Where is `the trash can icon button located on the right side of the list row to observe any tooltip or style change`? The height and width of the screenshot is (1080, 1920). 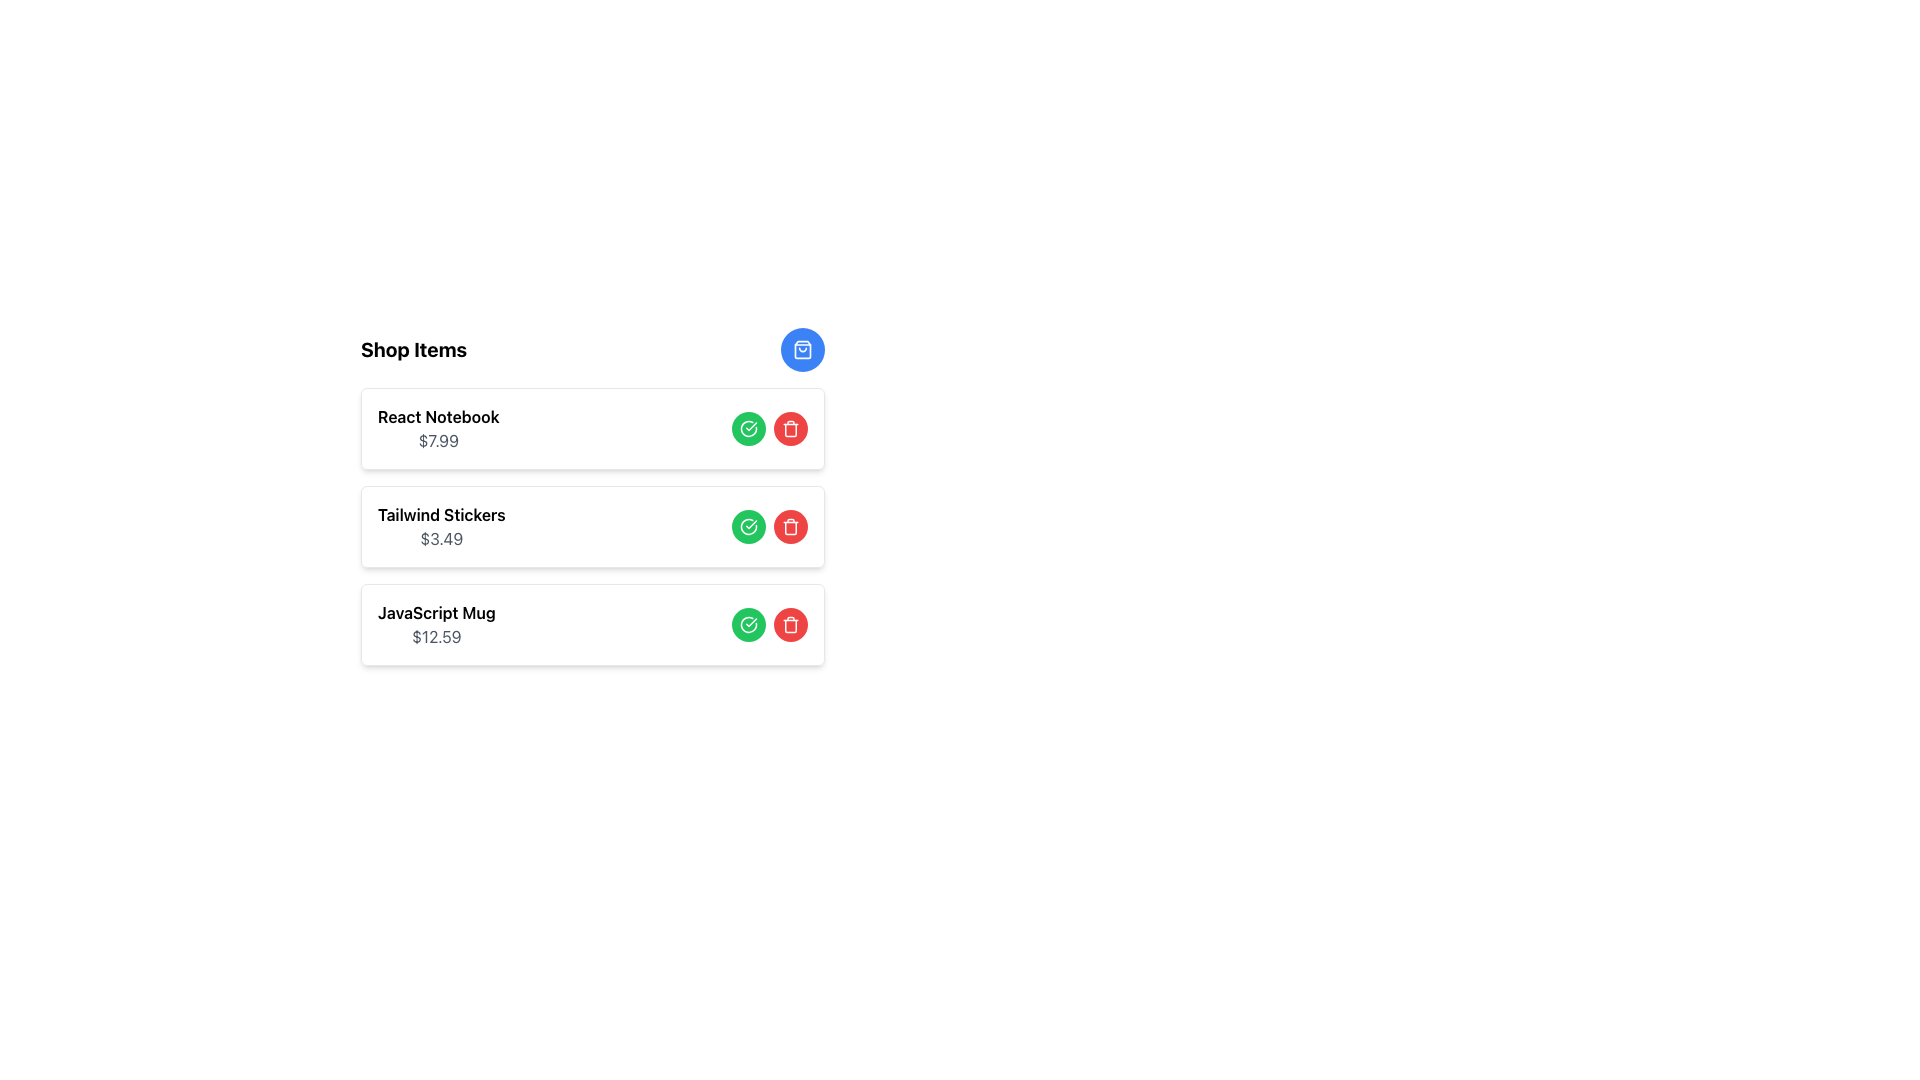 the trash can icon button located on the right side of the list row to observe any tooltip or style change is located at coordinates (790, 427).